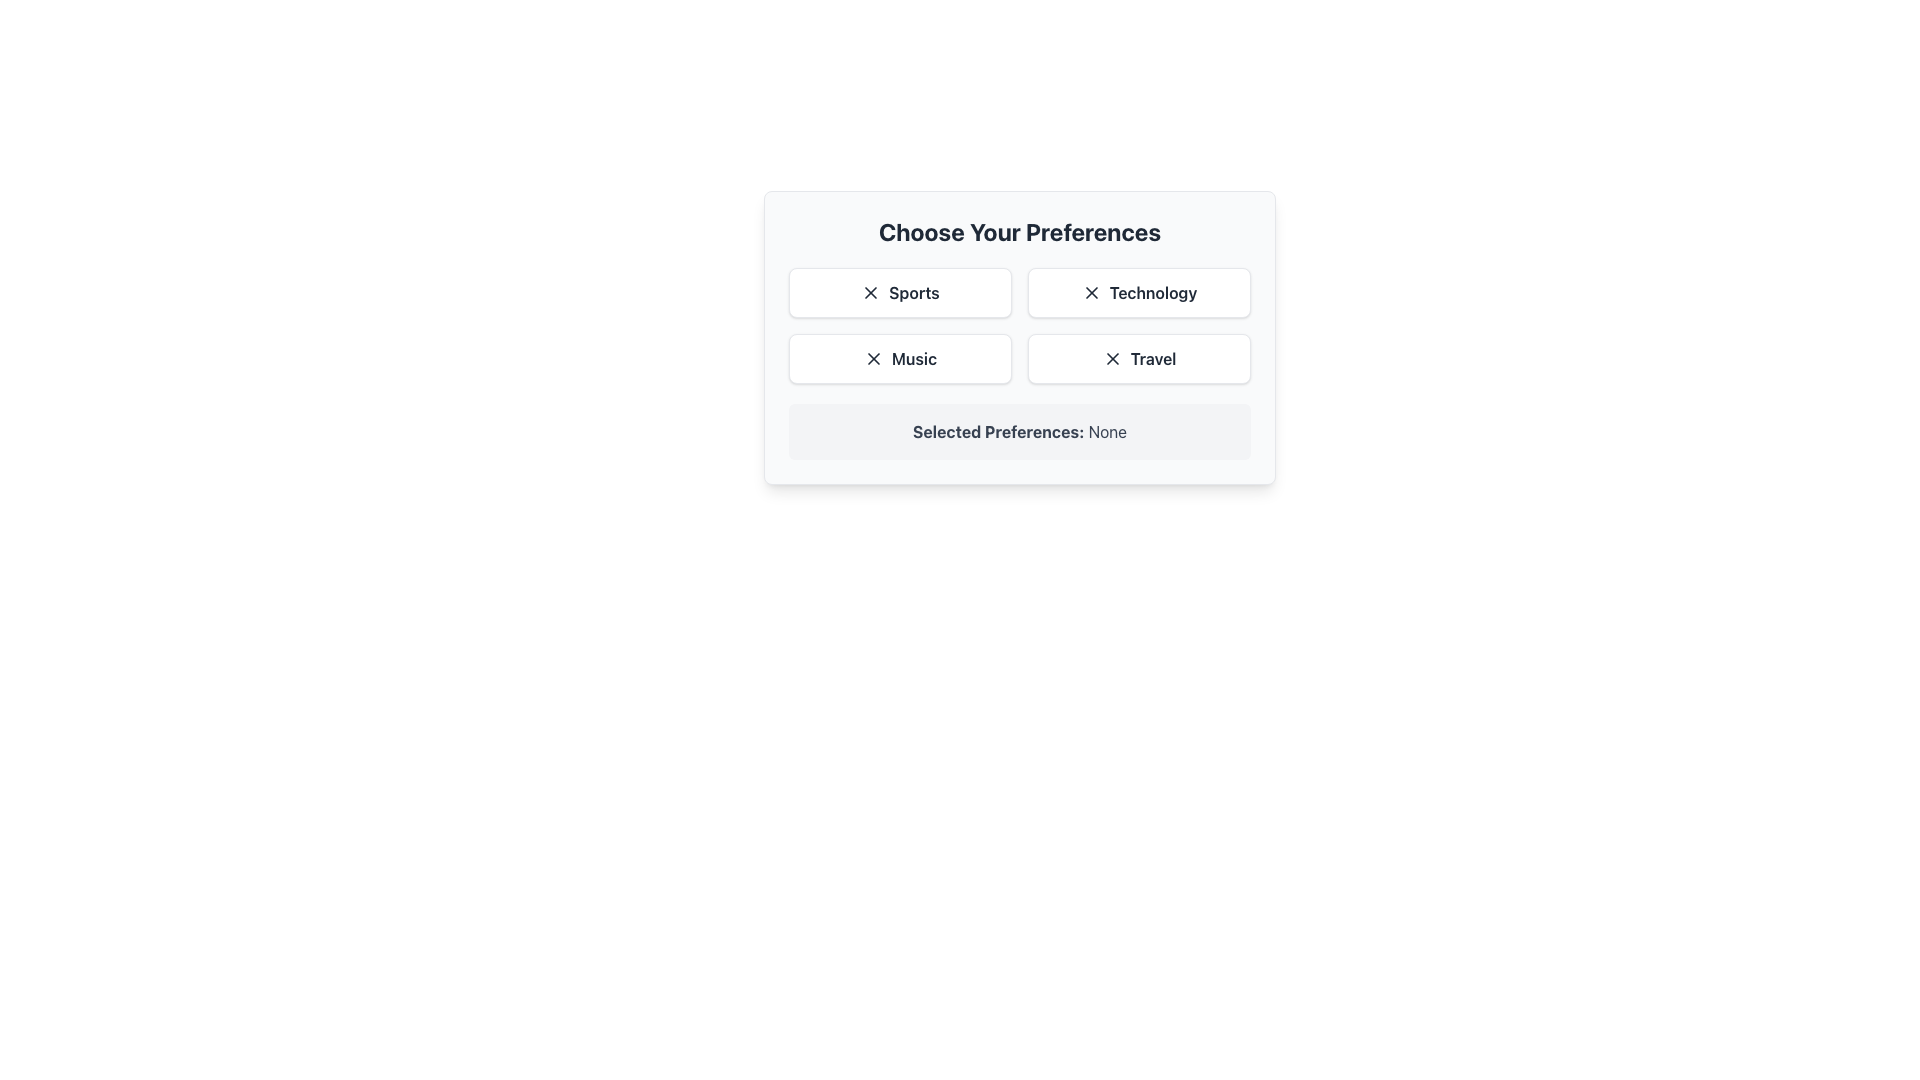  What do you see at coordinates (913, 293) in the screenshot?
I see `the 'Sports' label, which is a bold text element located centrally within a button-like component on the left side of the top row in a grid of buttons` at bounding box center [913, 293].